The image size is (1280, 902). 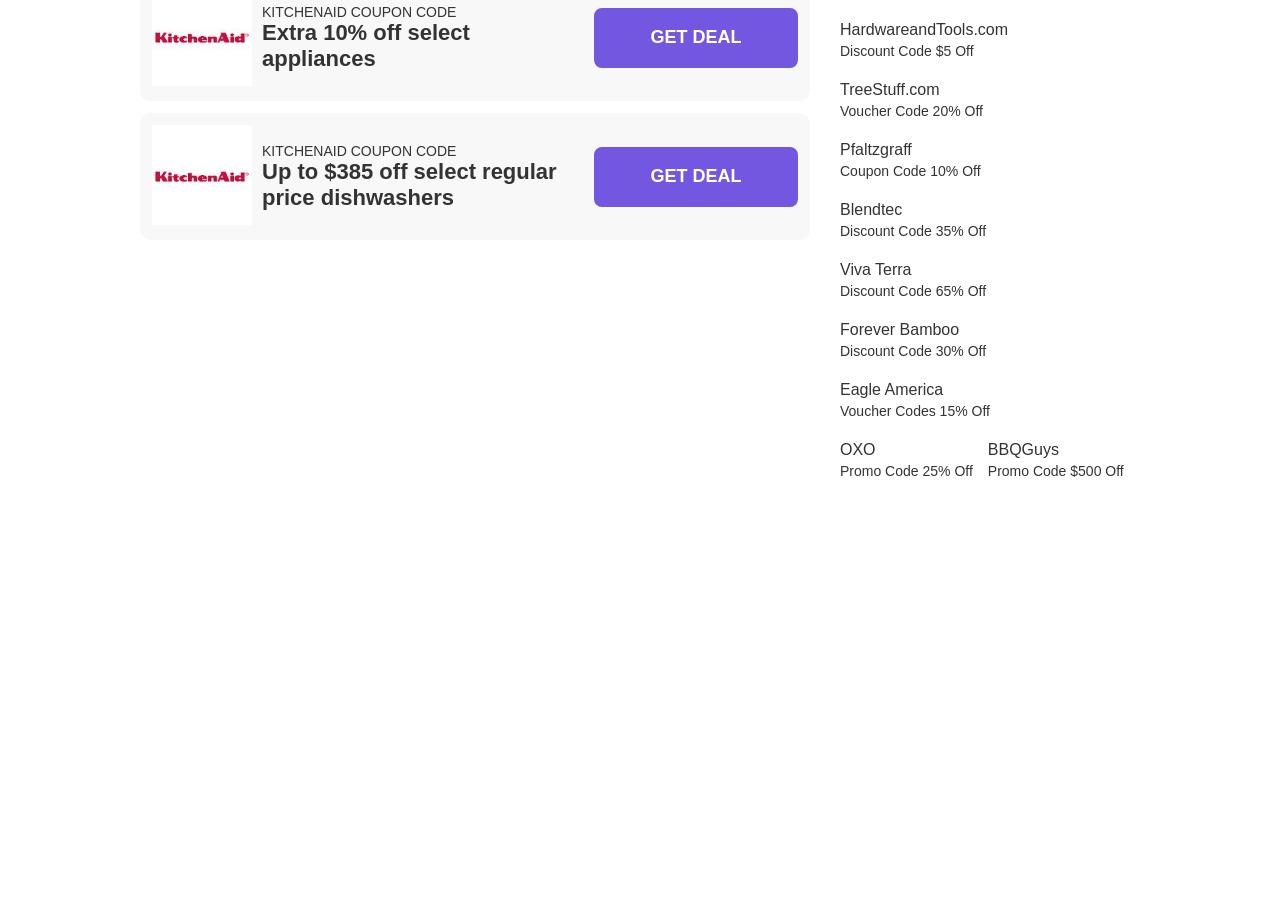 What do you see at coordinates (912, 348) in the screenshot?
I see `'Discount Code 30% Off'` at bounding box center [912, 348].